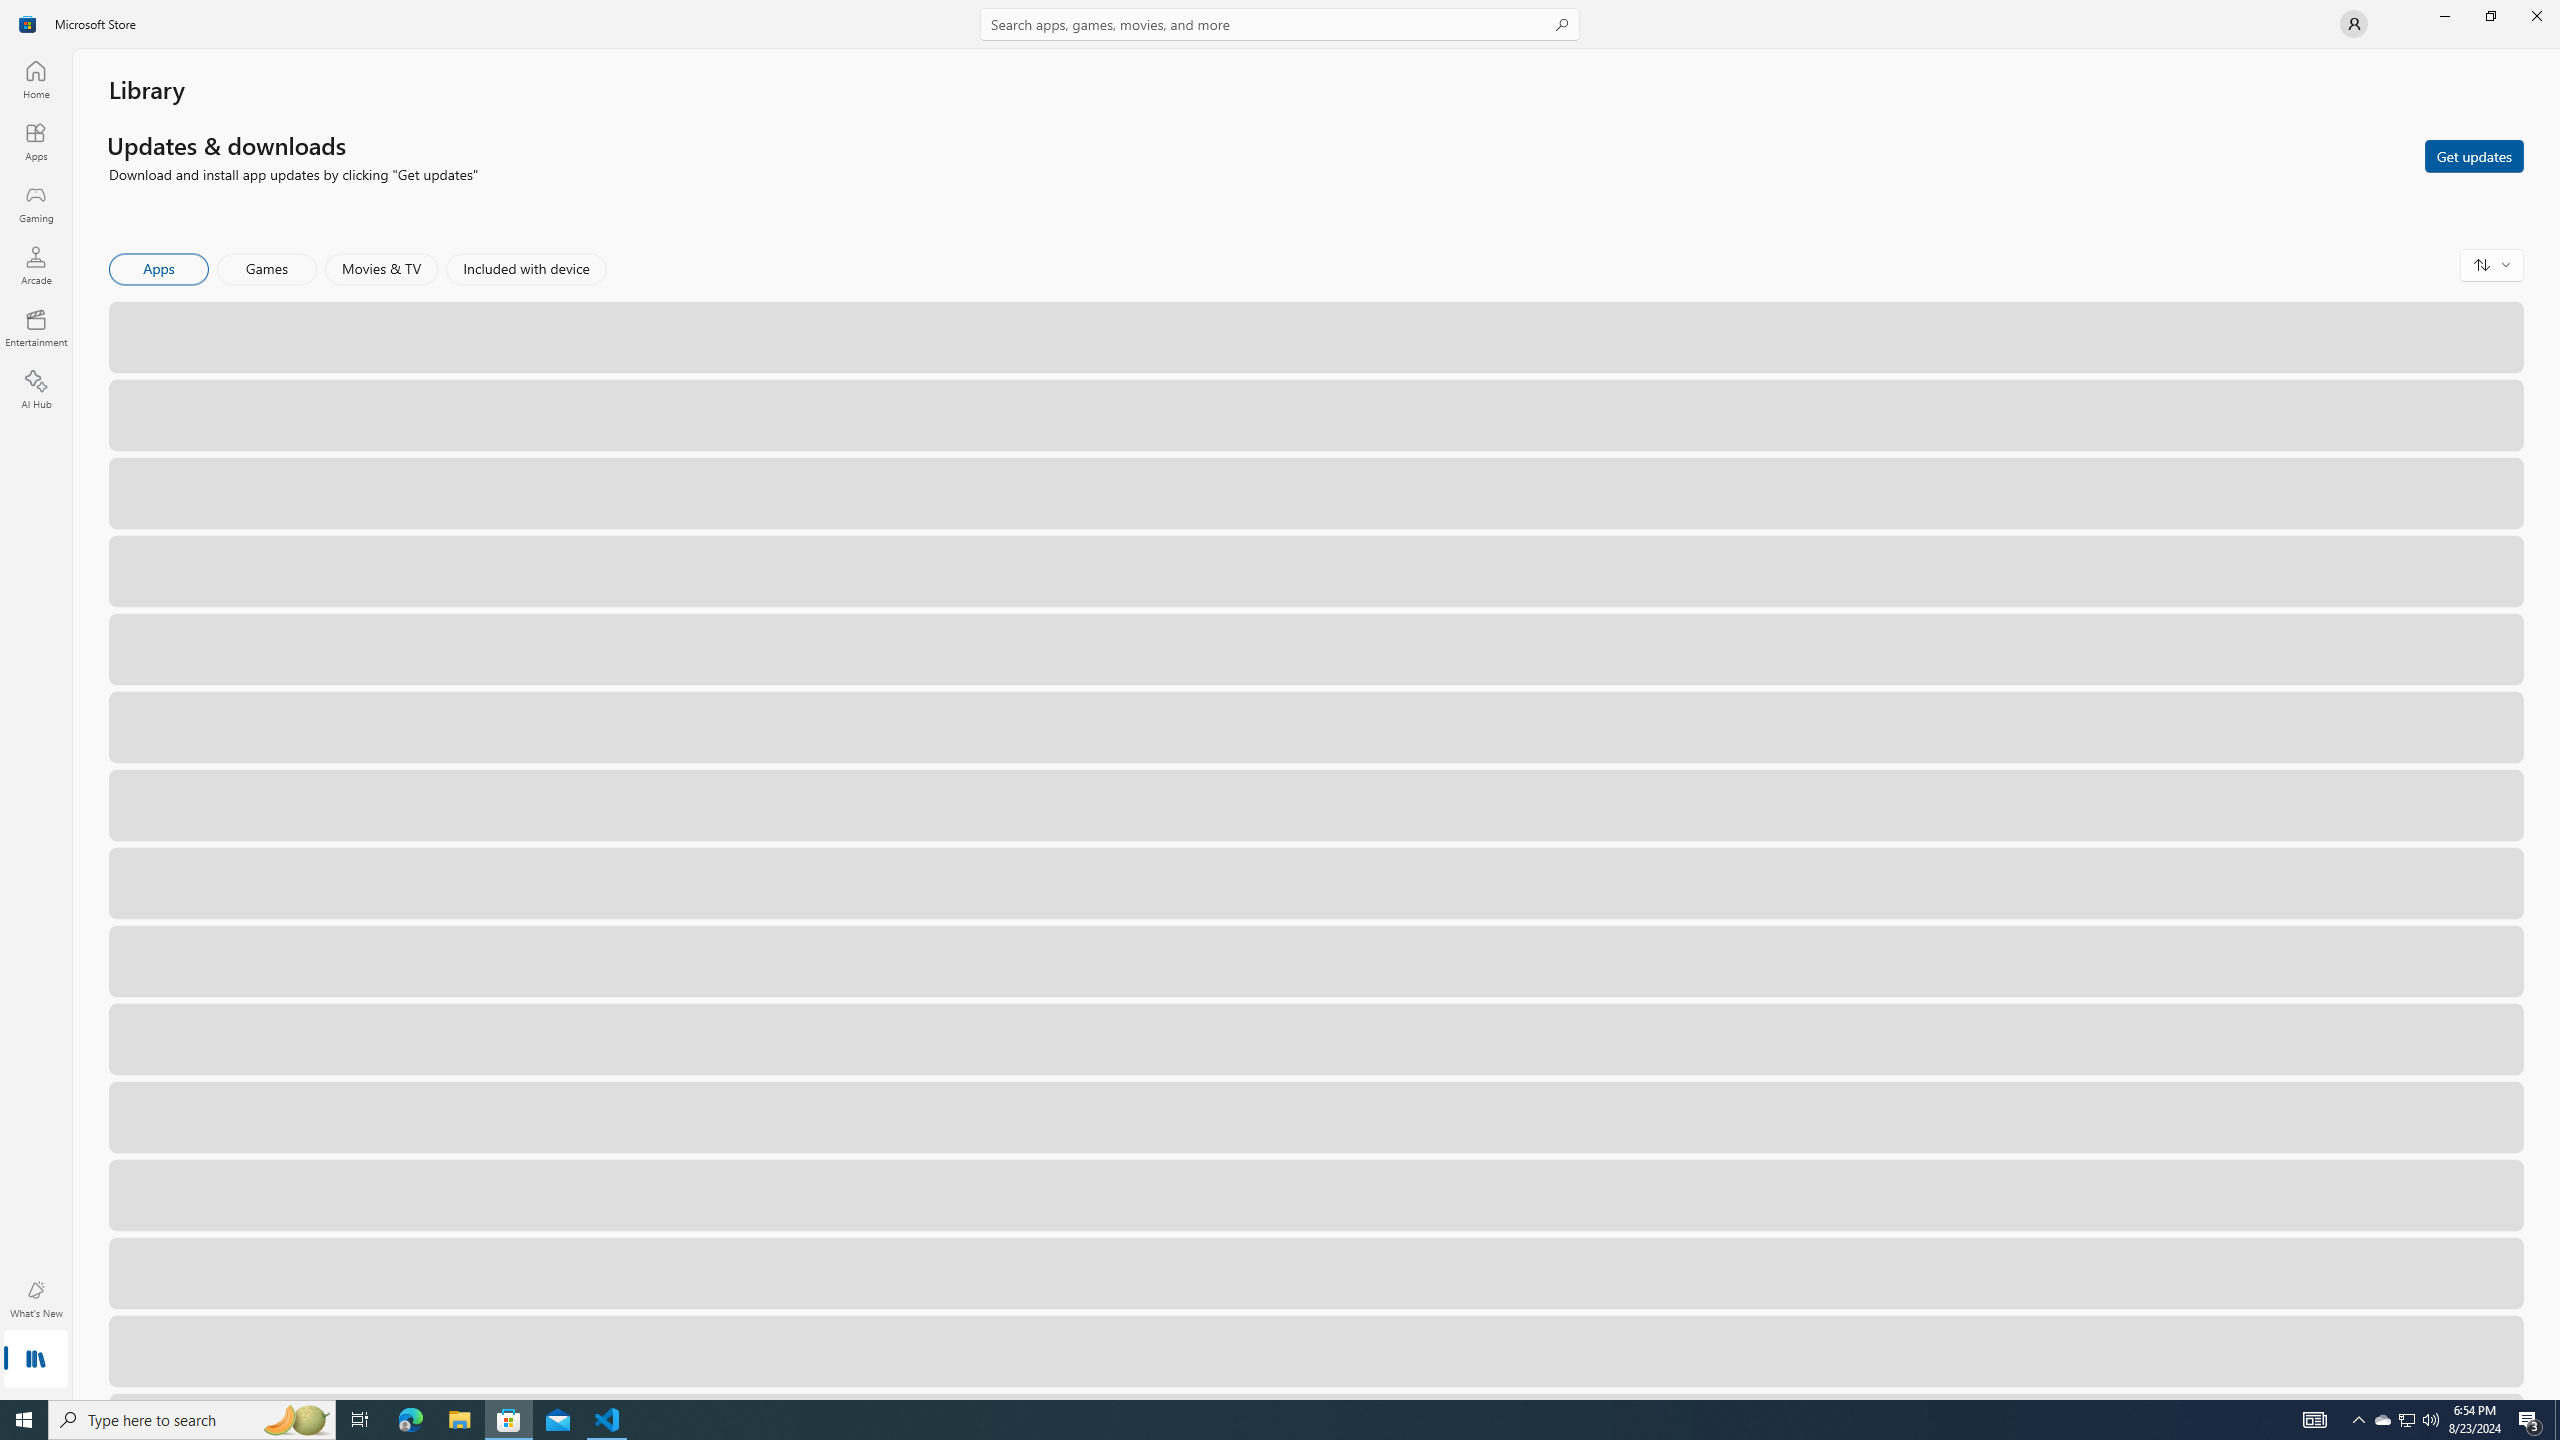 This screenshot has width=2560, height=1440. Describe the element at coordinates (34, 78) in the screenshot. I see `'Home'` at that location.